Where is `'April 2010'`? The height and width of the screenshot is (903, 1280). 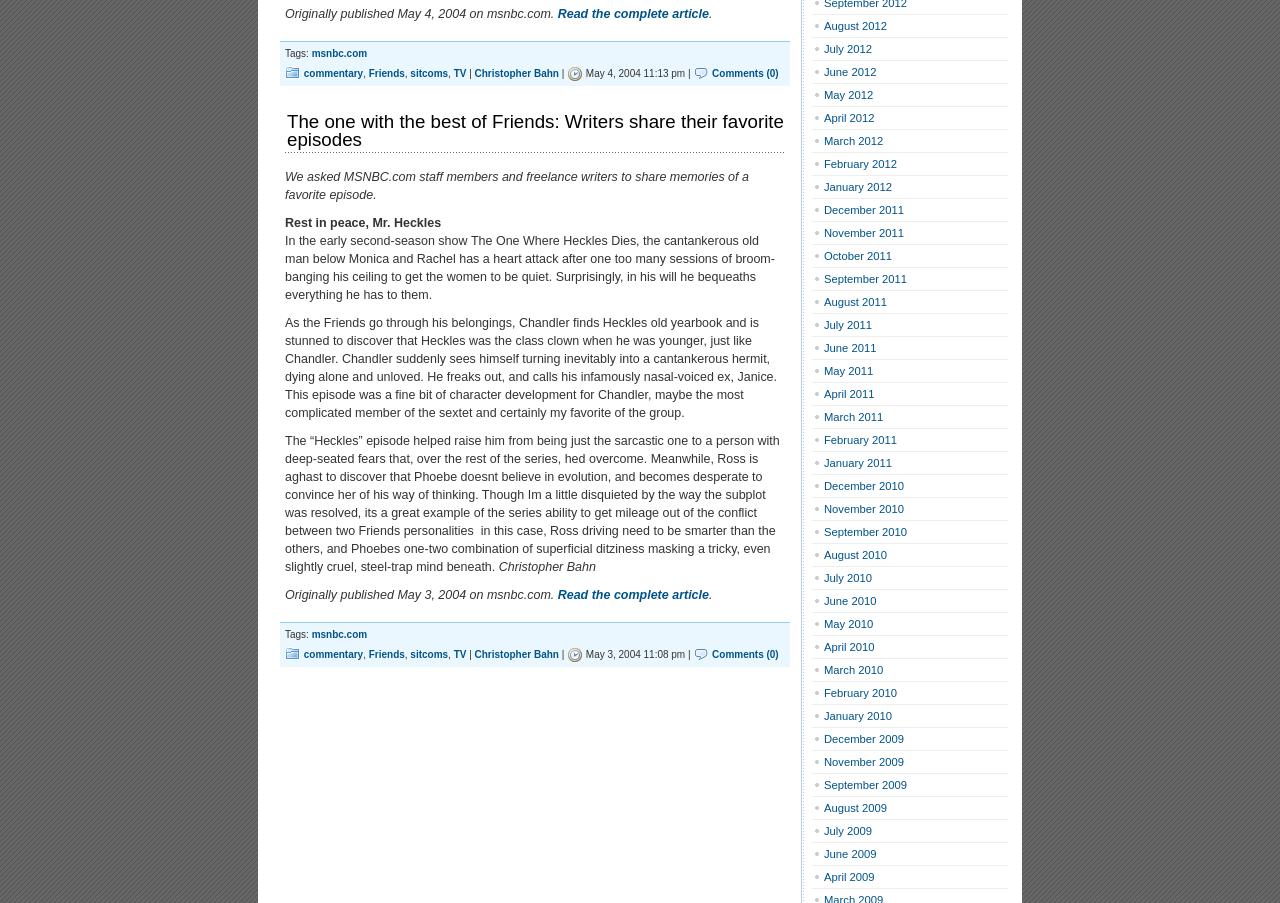 'April 2010' is located at coordinates (849, 645).